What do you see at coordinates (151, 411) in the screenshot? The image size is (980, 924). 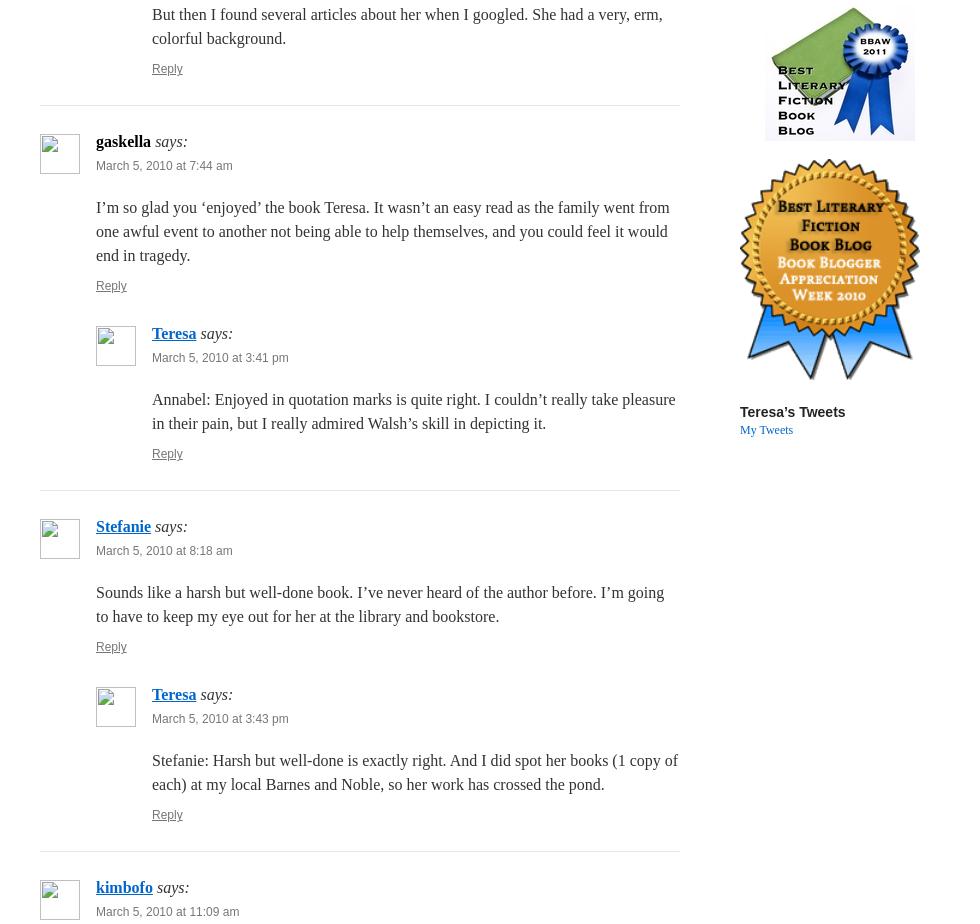 I see `'Annabel: Enjoyed in quotation marks is quite right. I couldn’t really take pleasure in their pain, but I really admired Walsh’s skill in depicting it.'` at bounding box center [151, 411].